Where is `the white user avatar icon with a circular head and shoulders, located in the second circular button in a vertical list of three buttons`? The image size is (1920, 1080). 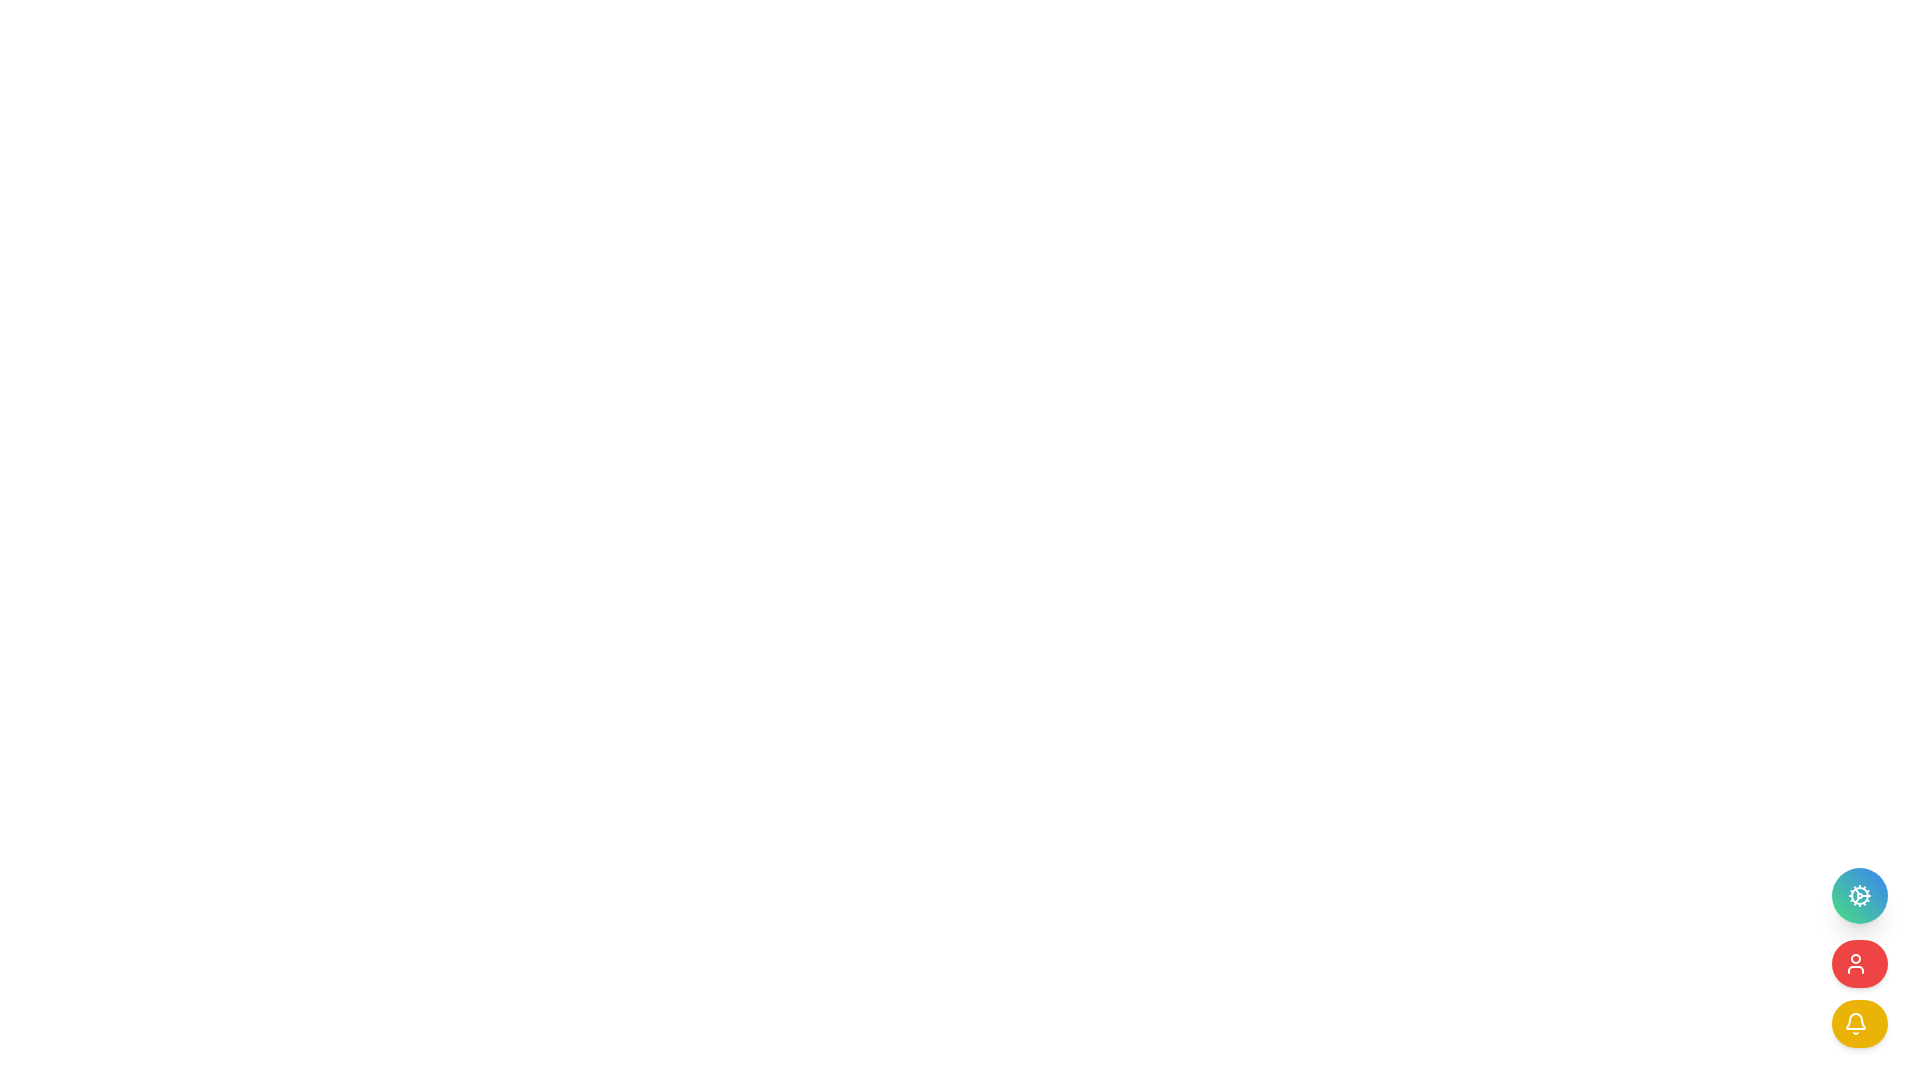
the white user avatar icon with a circular head and shoulders, located in the second circular button in a vertical list of three buttons is located at coordinates (1855, 963).